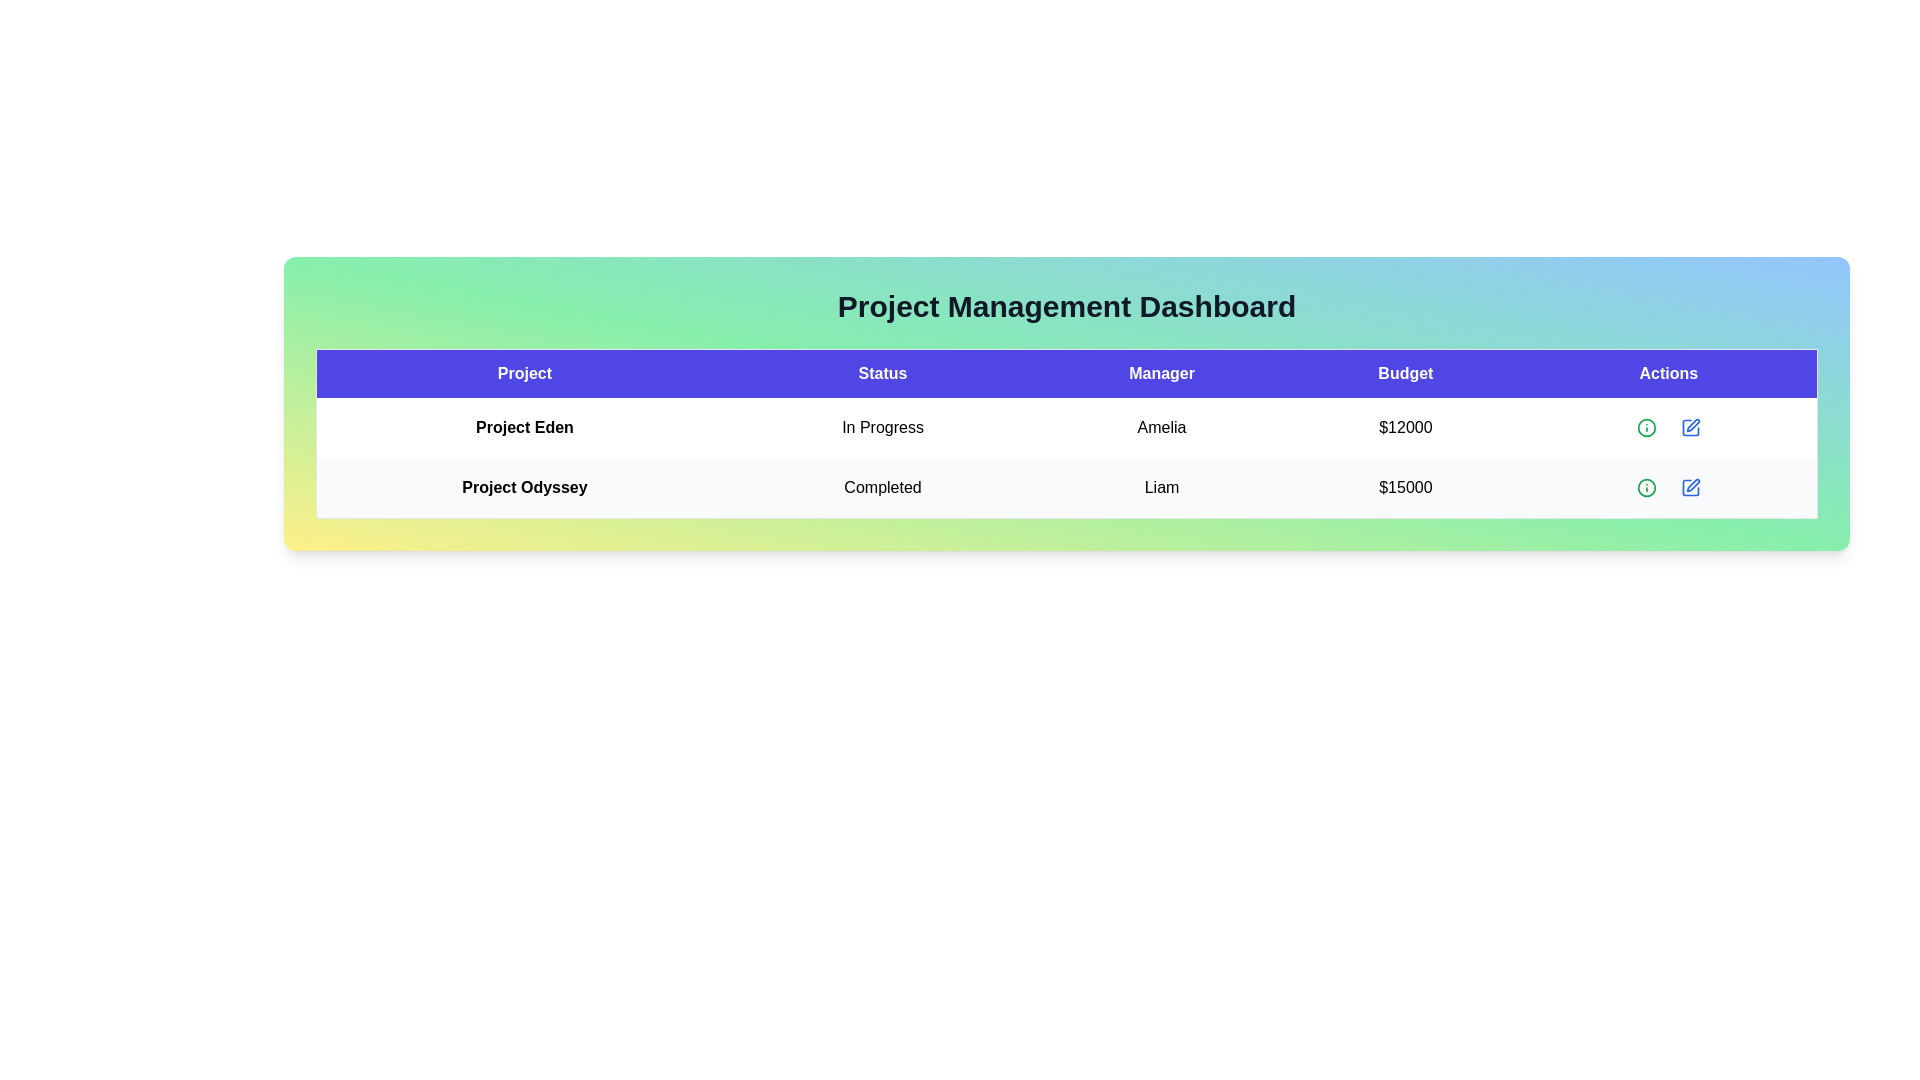  Describe the element at coordinates (524, 488) in the screenshot. I see `the project label element in the second row of the table that indicates the name of the project, which is located directly below 'Project Eden'` at that location.